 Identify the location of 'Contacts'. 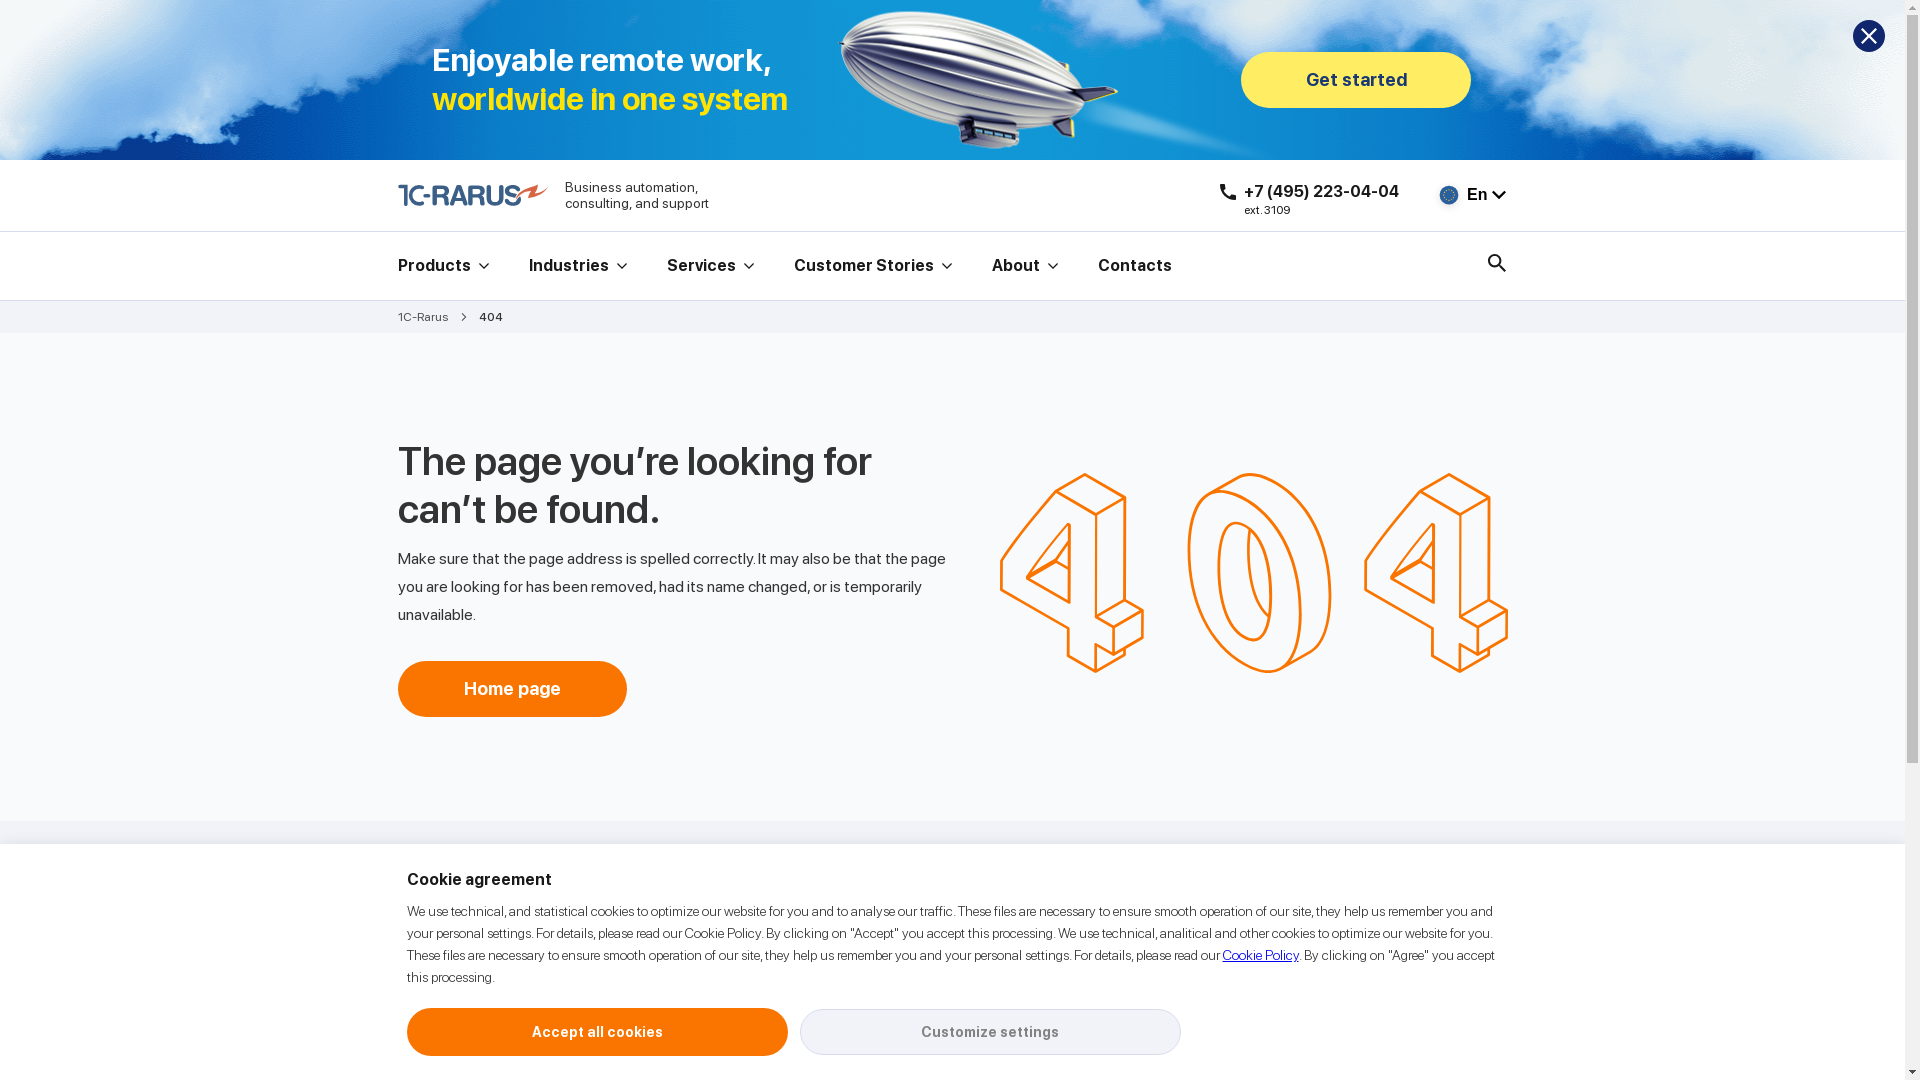
(1097, 265).